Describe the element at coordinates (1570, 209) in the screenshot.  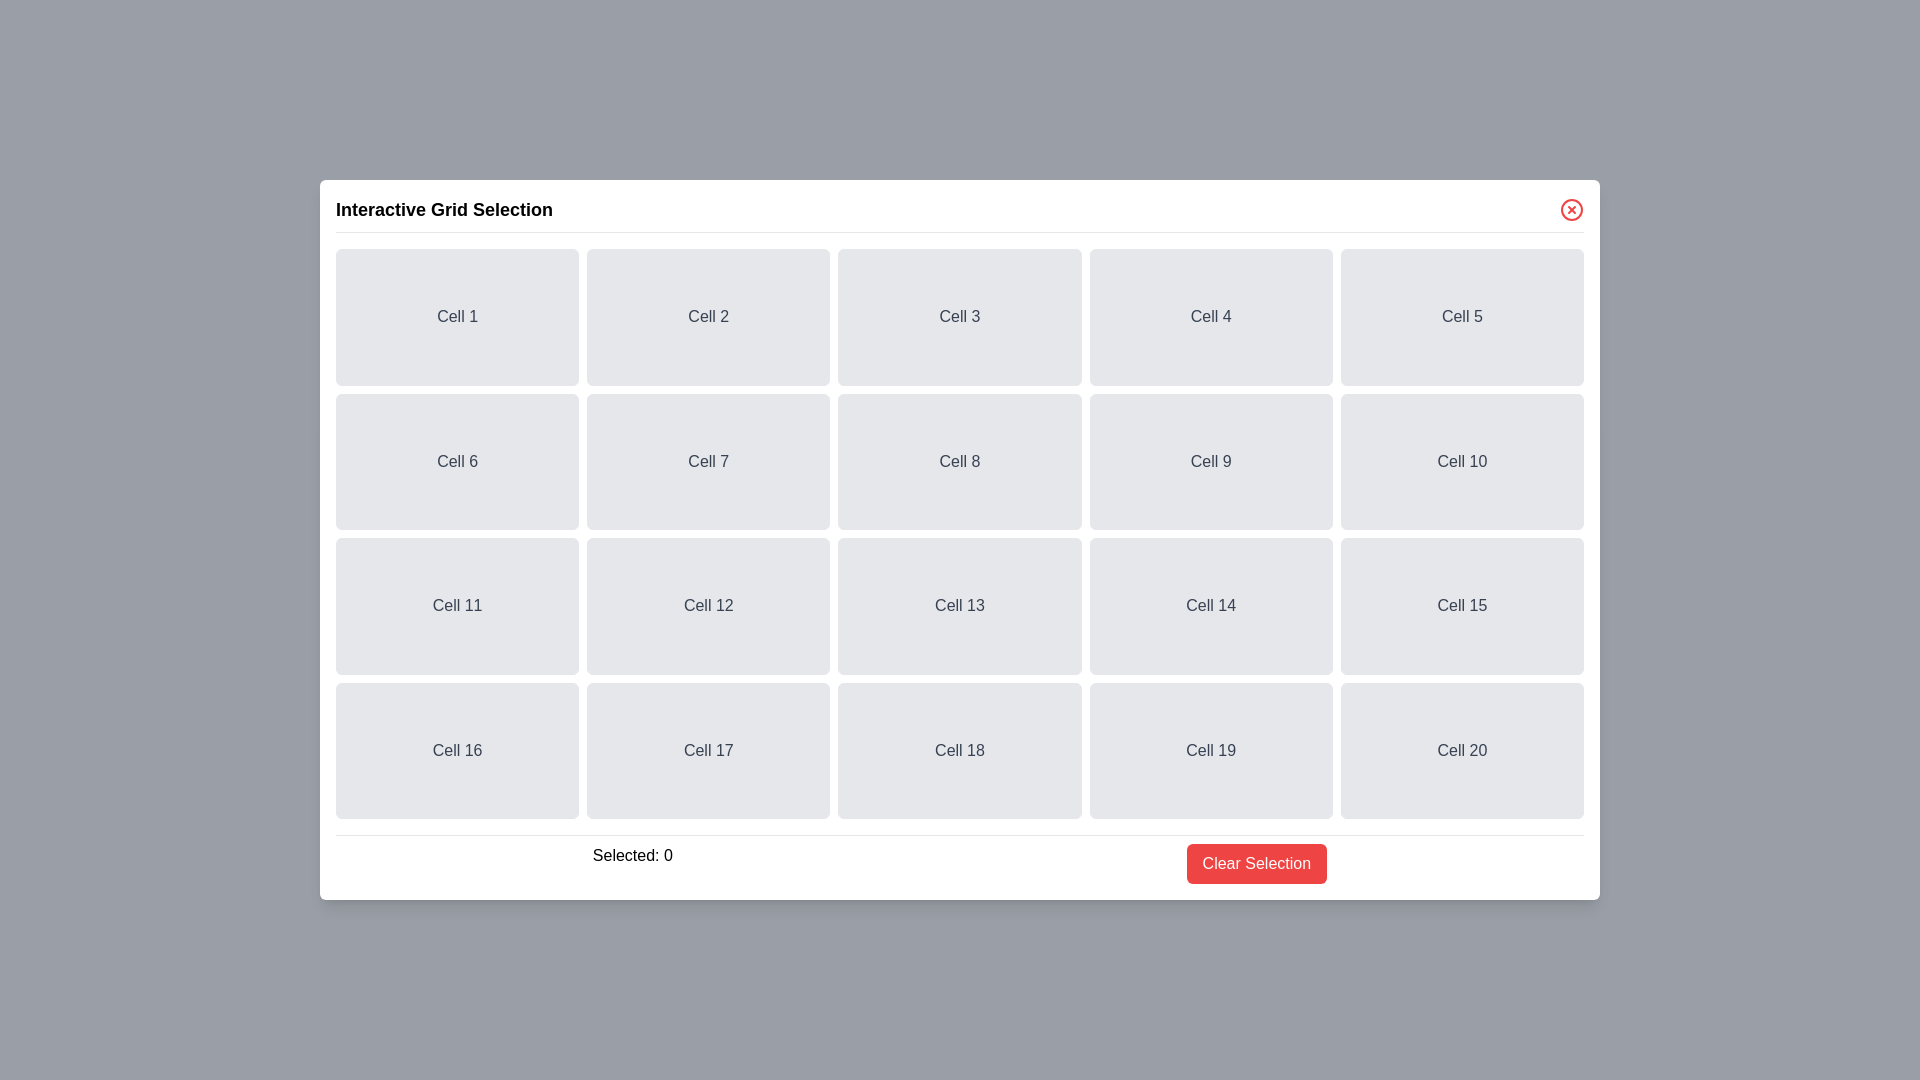
I see `the close button located at the top-right corner of the dialog` at that location.